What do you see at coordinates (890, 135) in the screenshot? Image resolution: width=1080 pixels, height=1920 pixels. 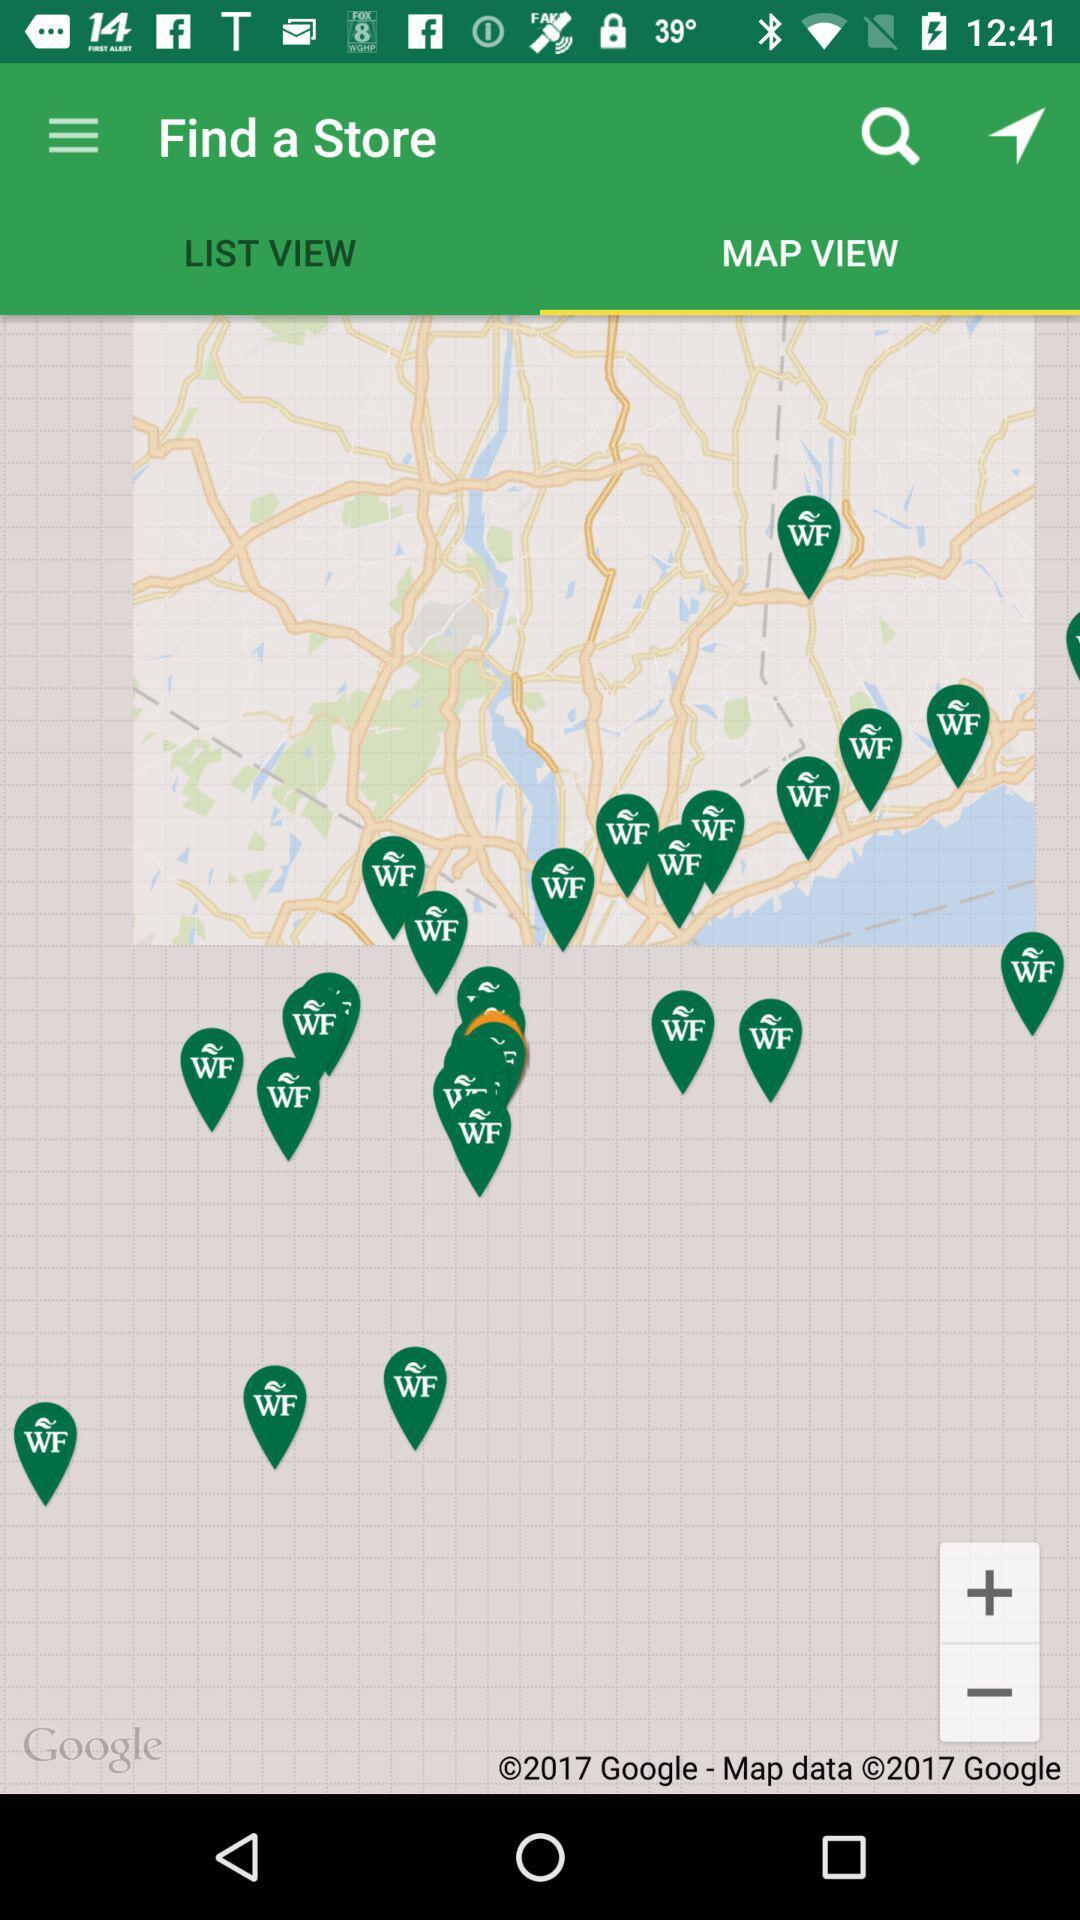 I see `the app next to the find a store icon` at bounding box center [890, 135].